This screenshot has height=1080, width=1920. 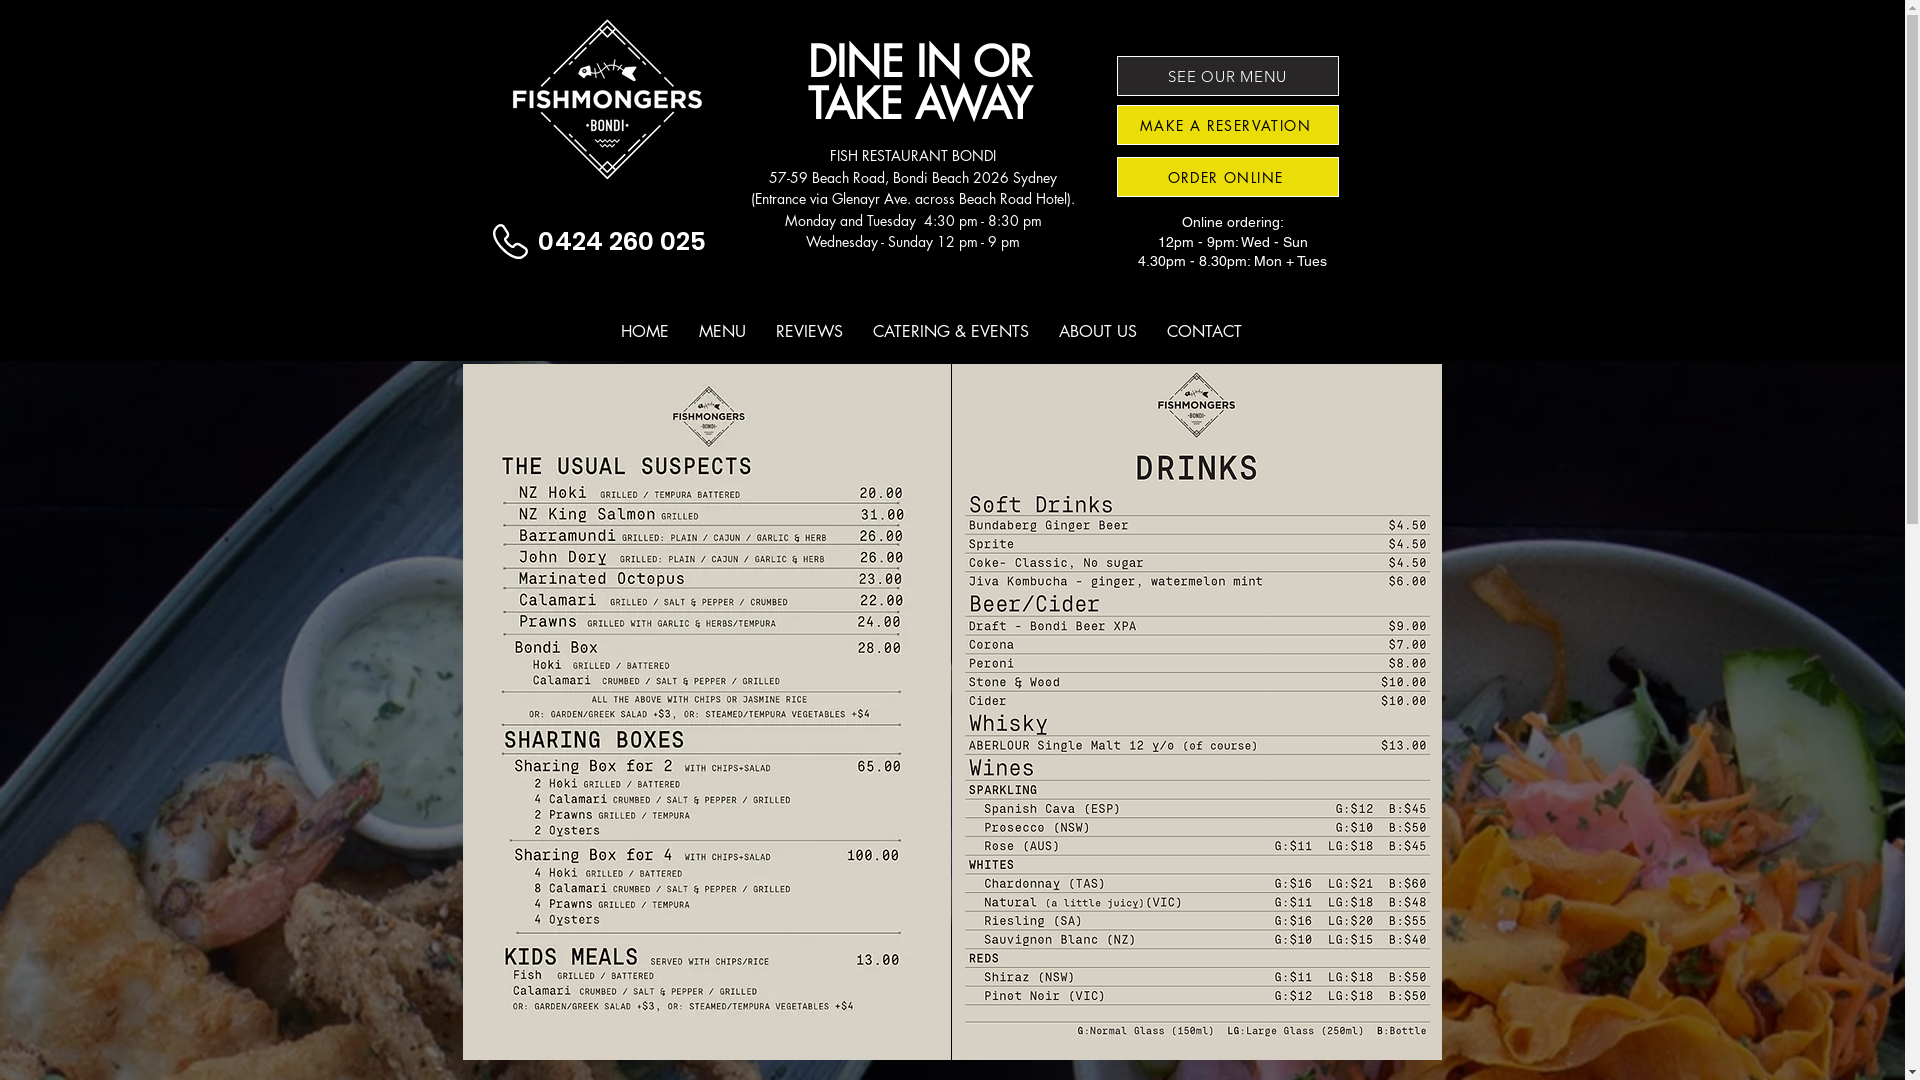 I want to click on 'SEE OUR MENU', so click(x=1226, y=75).